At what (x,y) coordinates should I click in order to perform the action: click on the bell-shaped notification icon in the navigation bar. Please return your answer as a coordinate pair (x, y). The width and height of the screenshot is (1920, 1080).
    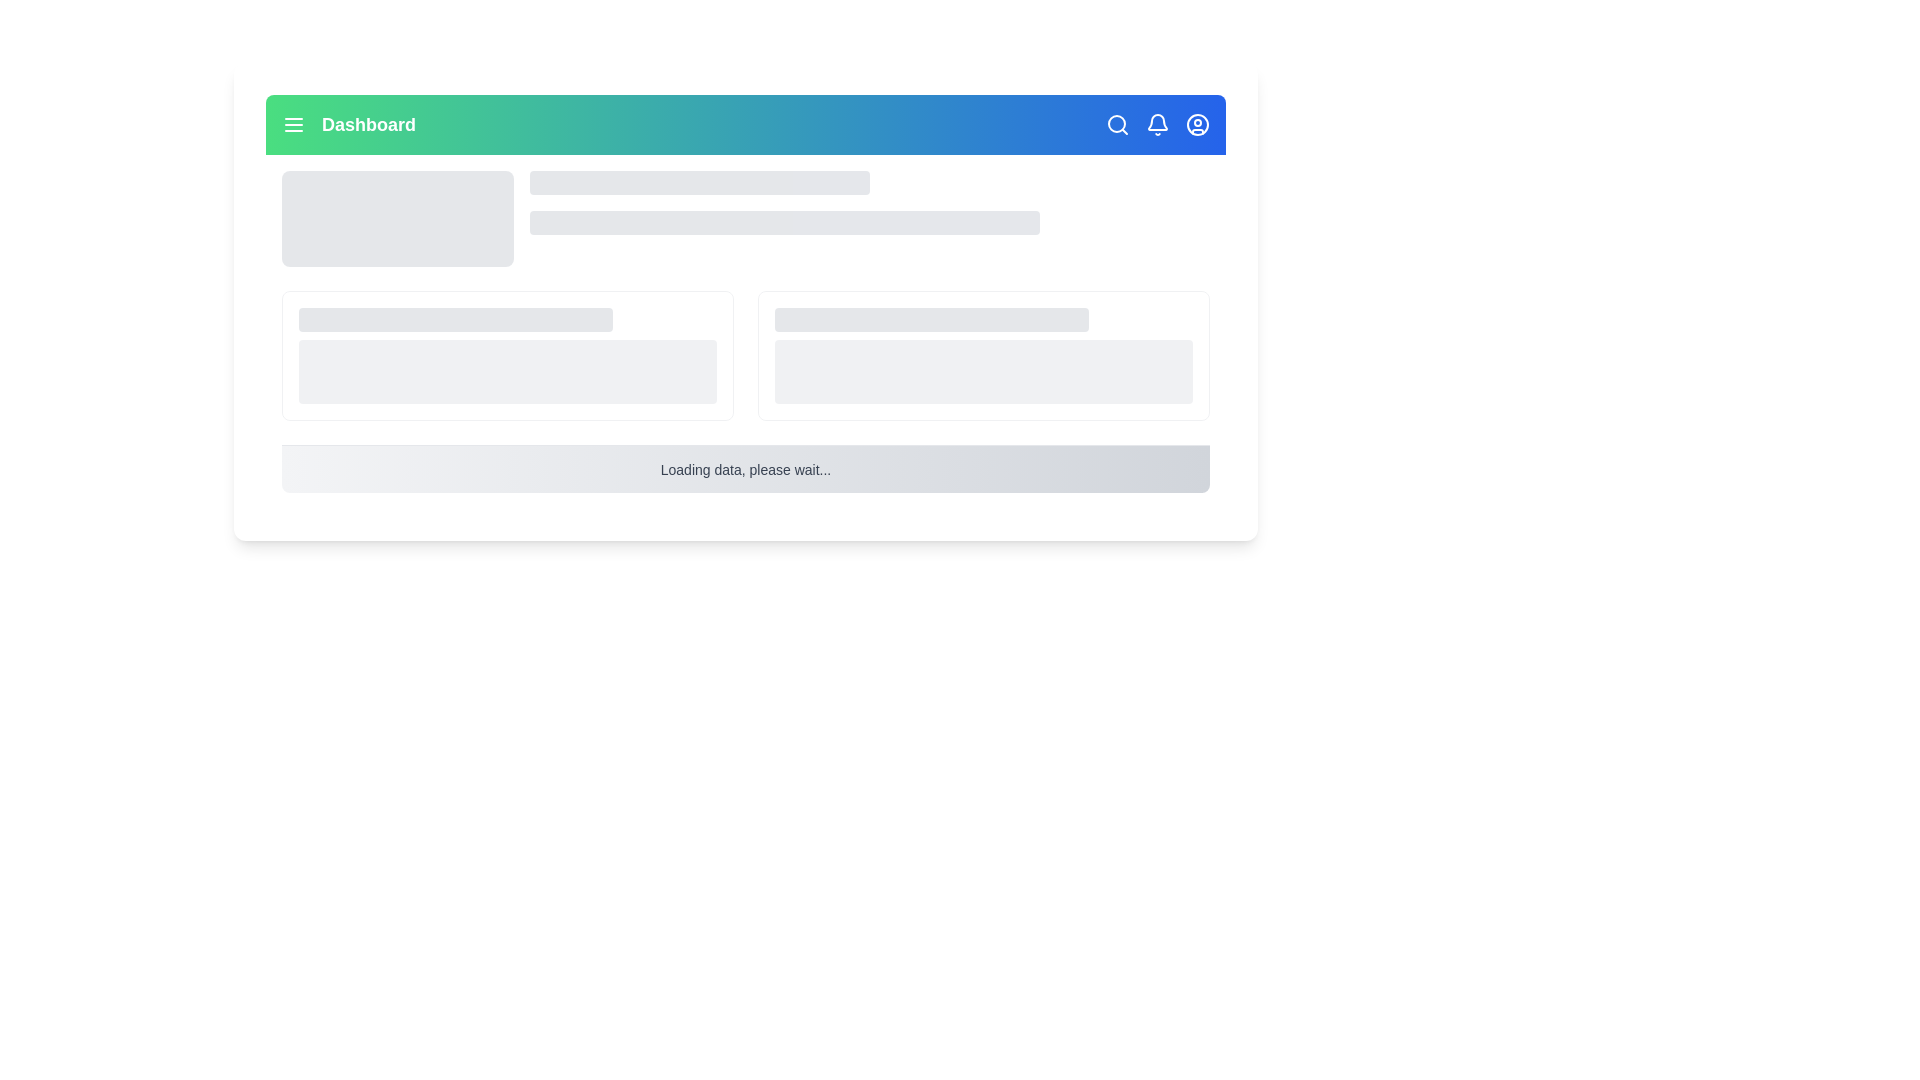
    Looking at the image, I should click on (1157, 124).